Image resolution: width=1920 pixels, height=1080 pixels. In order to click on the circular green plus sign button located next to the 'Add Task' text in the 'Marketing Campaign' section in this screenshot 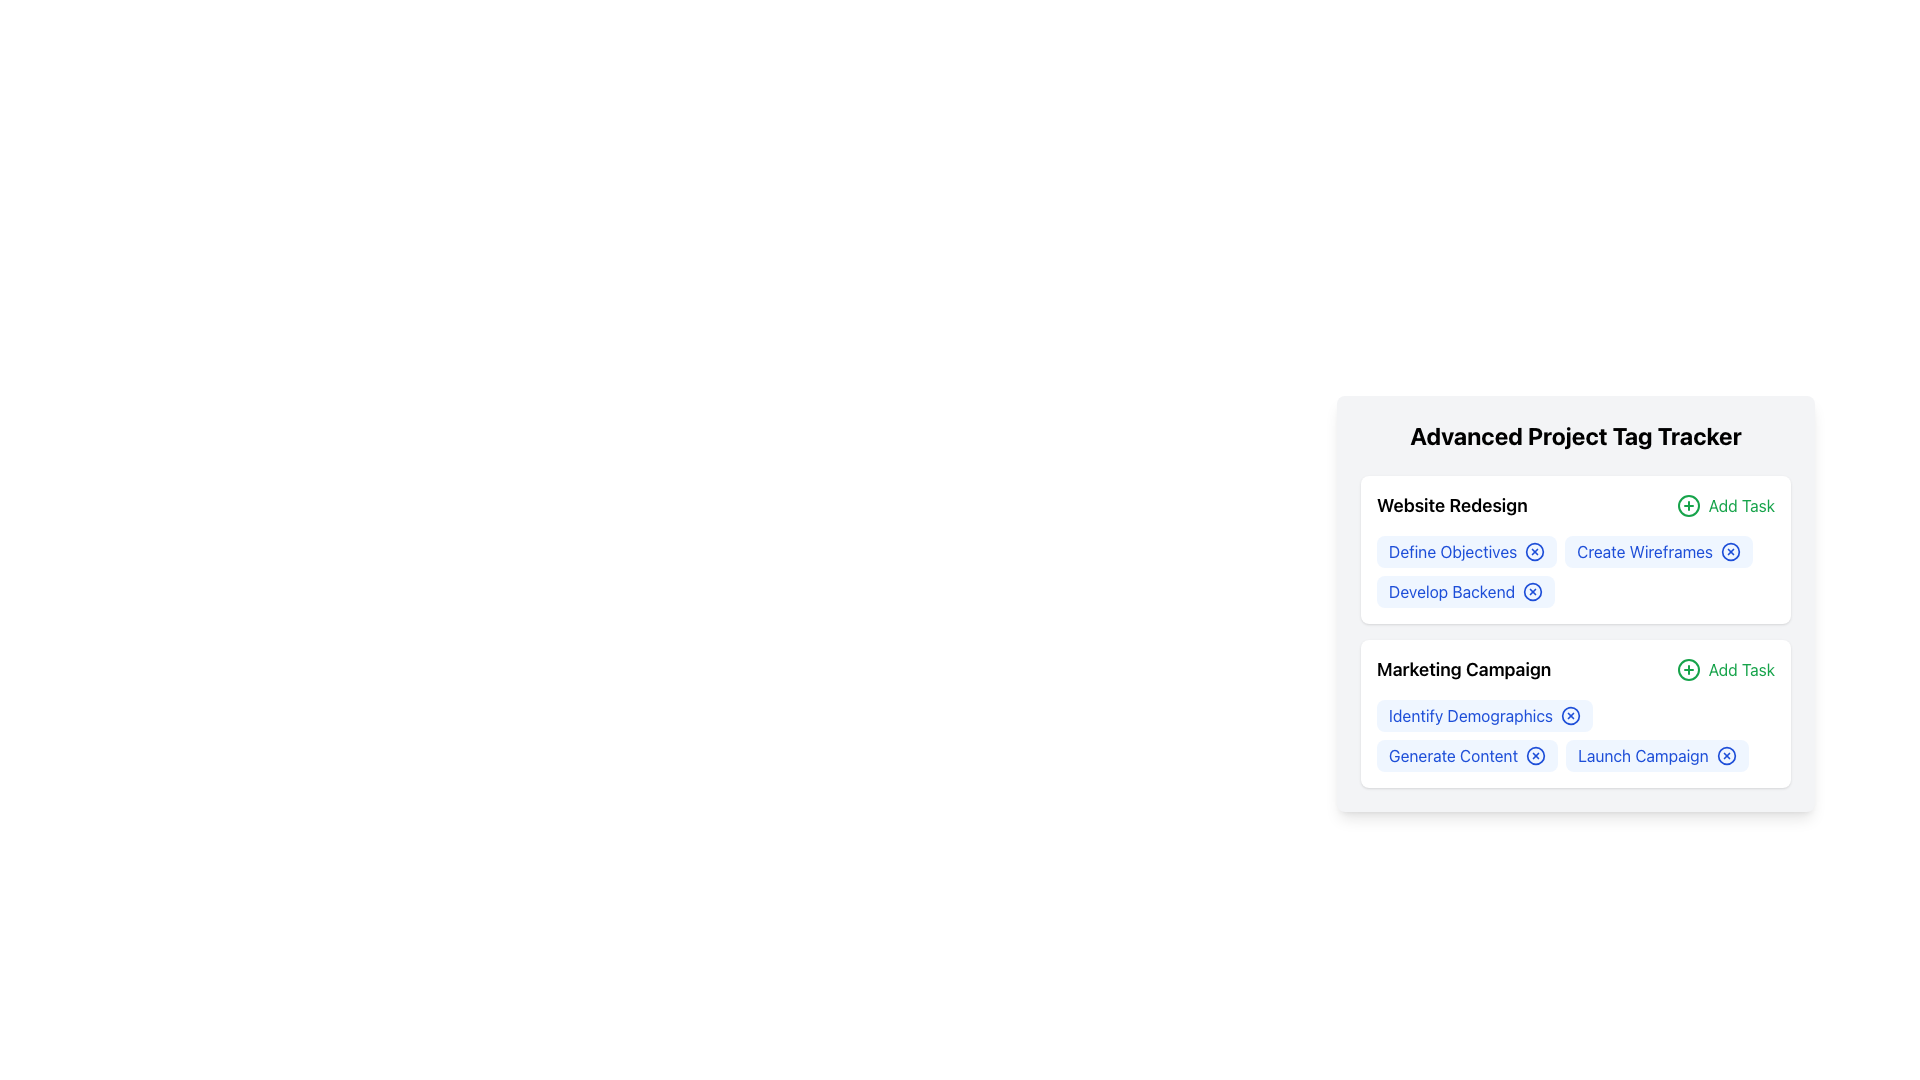, I will do `click(1687, 670)`.